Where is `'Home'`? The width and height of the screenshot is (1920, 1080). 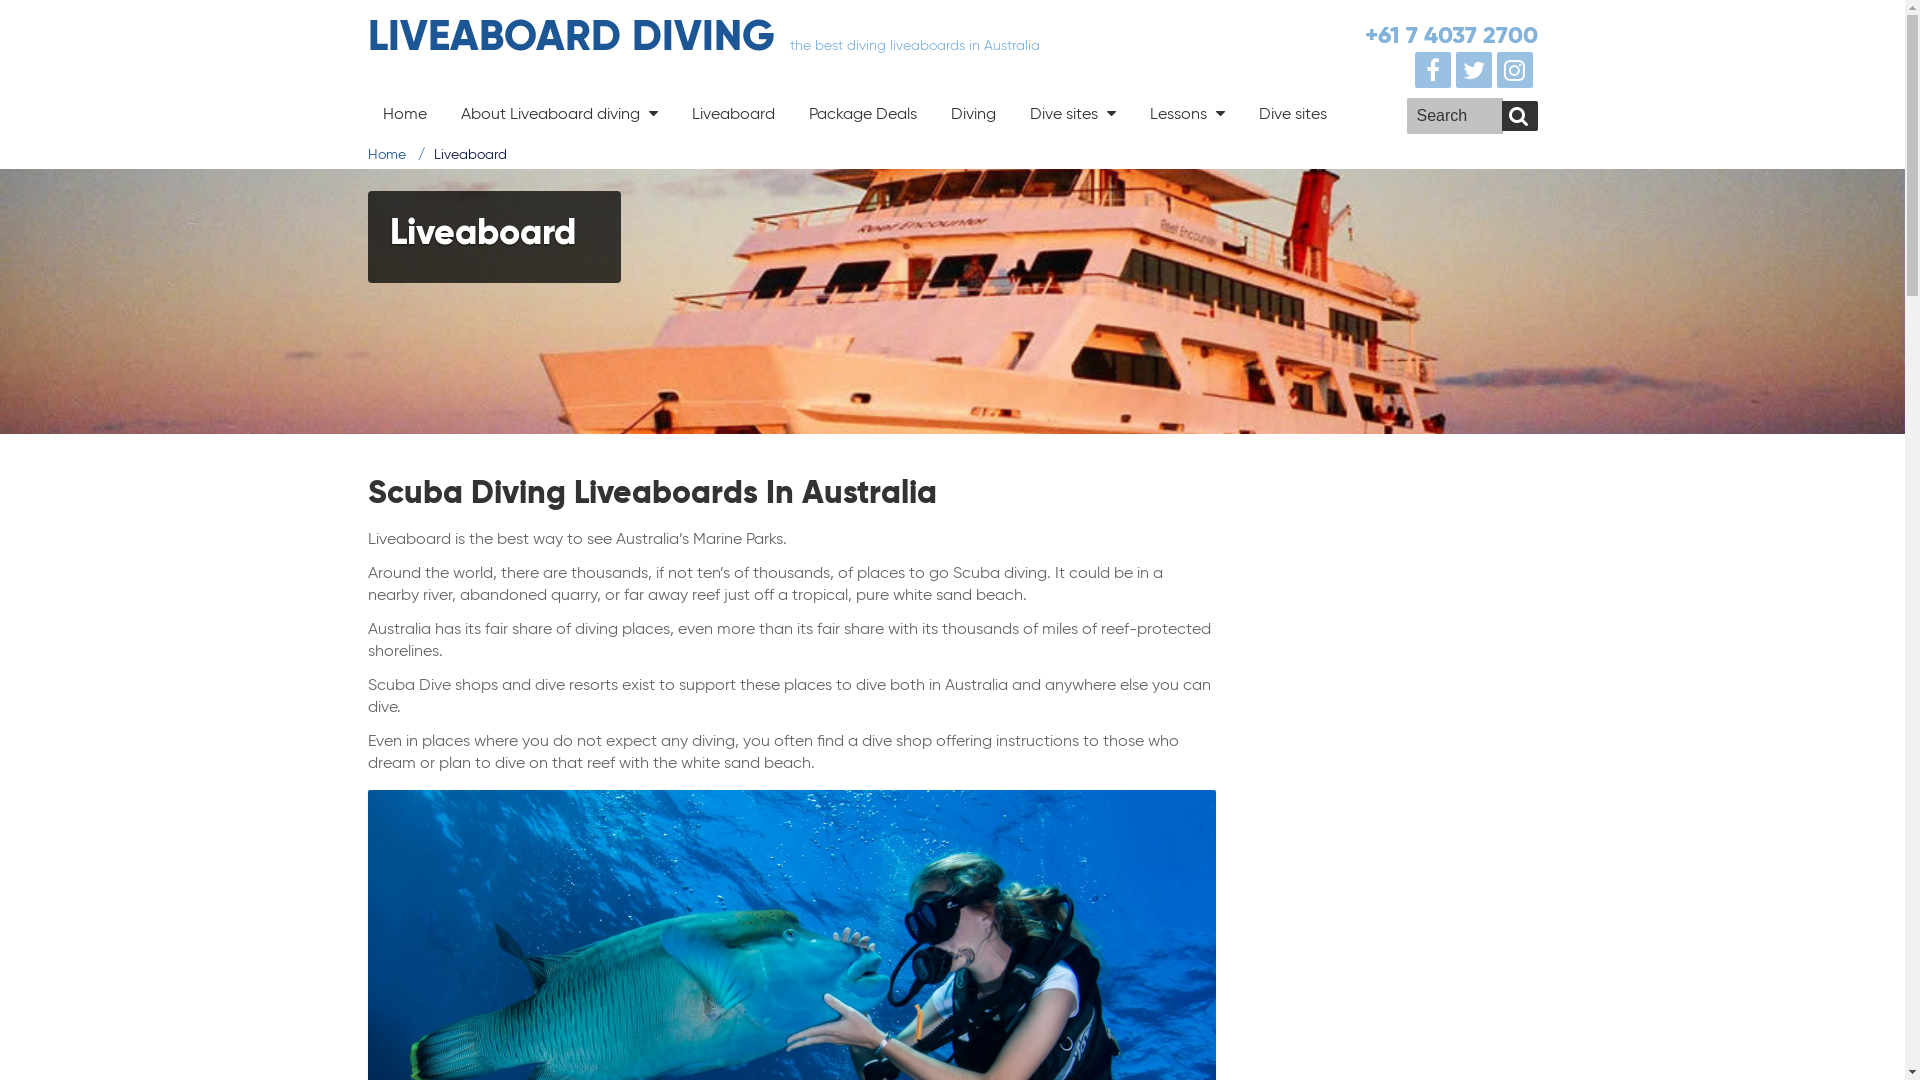
'Home' is located at coordinates (387, 153).